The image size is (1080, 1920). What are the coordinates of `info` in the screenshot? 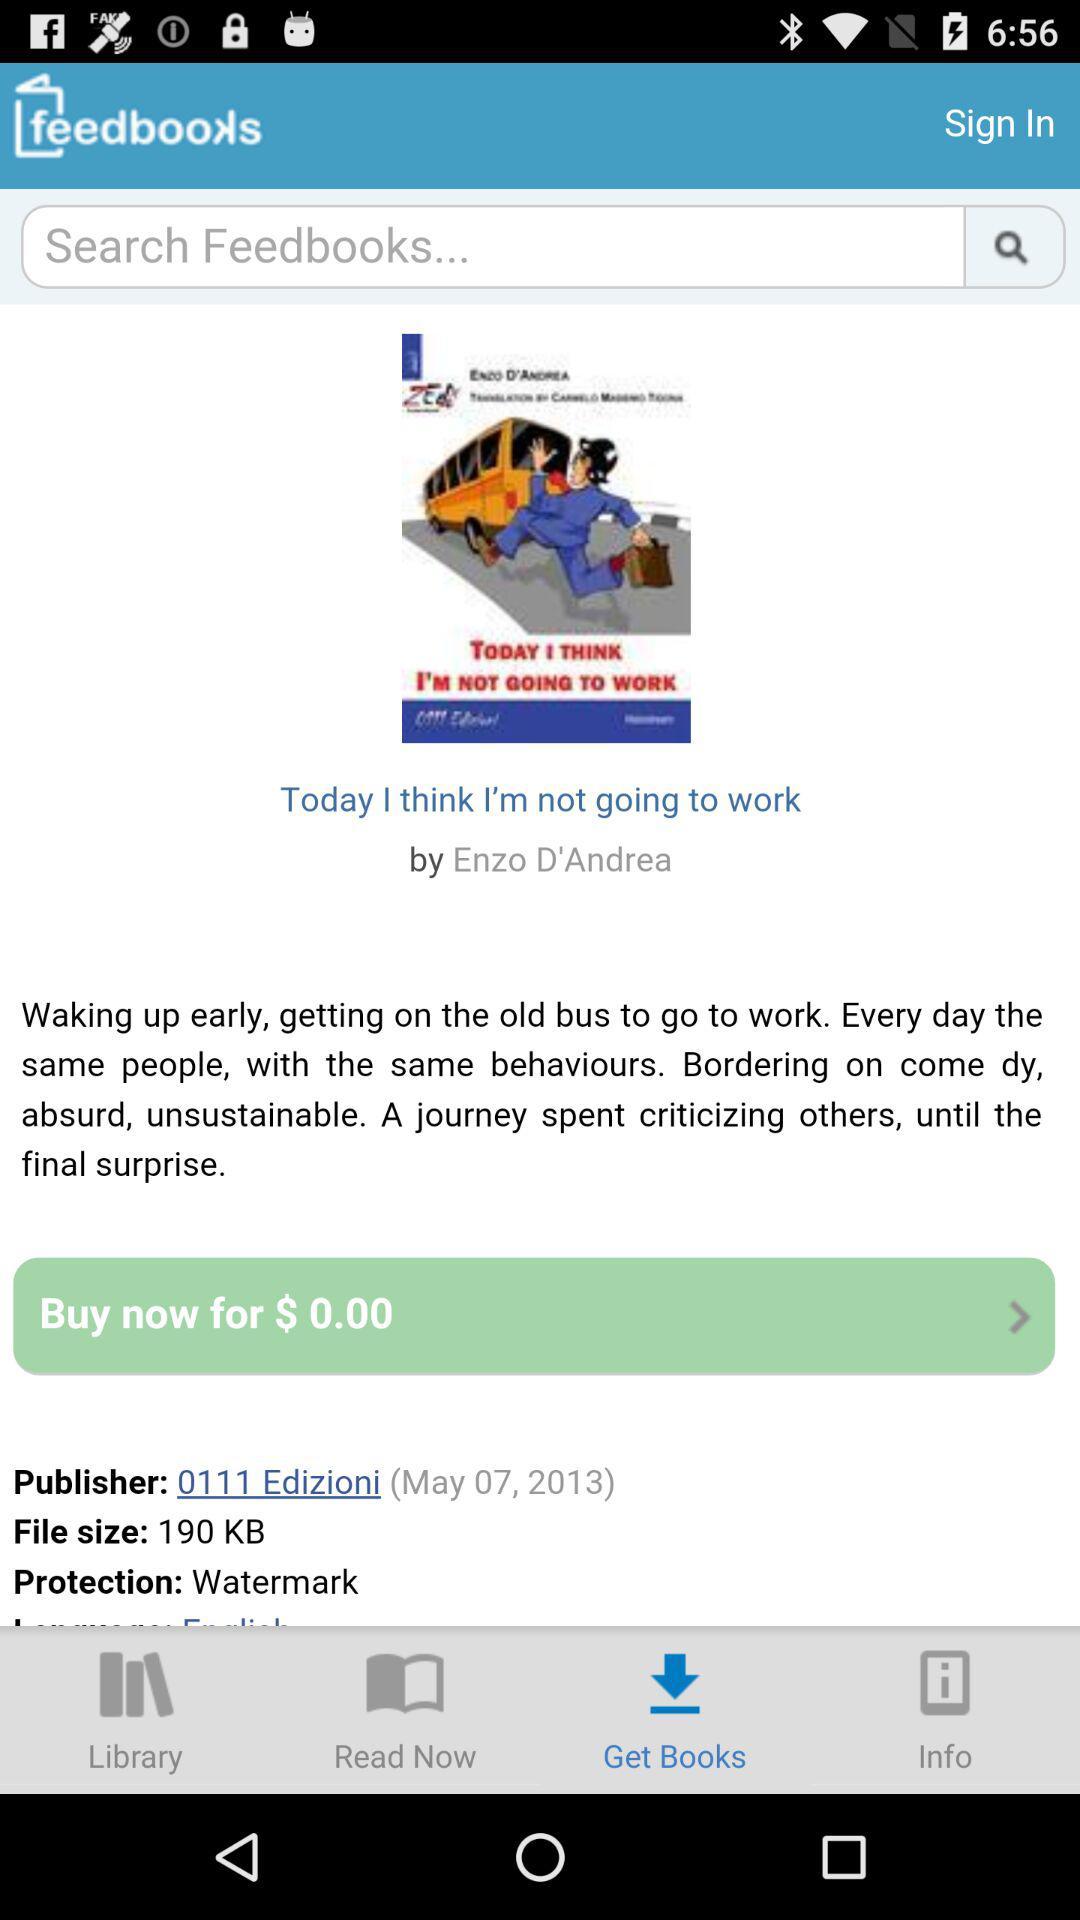 It's located at (945, 1708).